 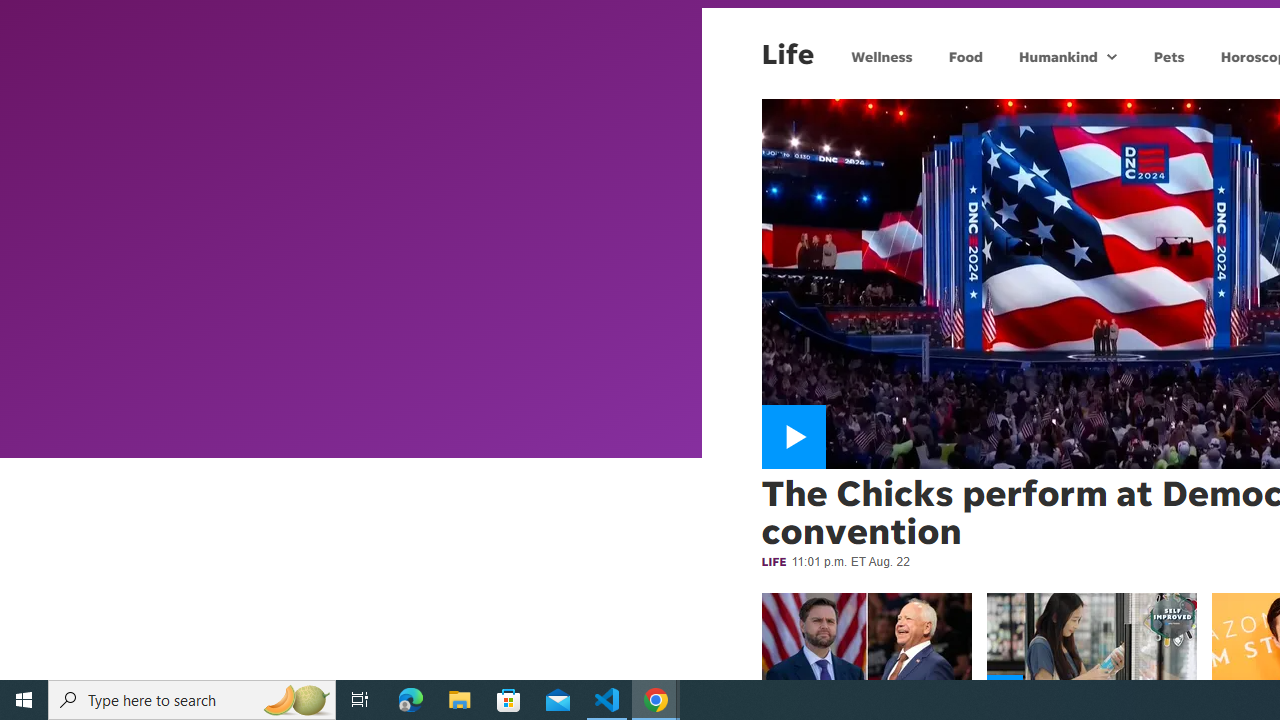 What do you see at coordinates (656, 698) in the screenshot?
I see `'Google Chrome - 2 running windows'` at bounding box center [656, 698].